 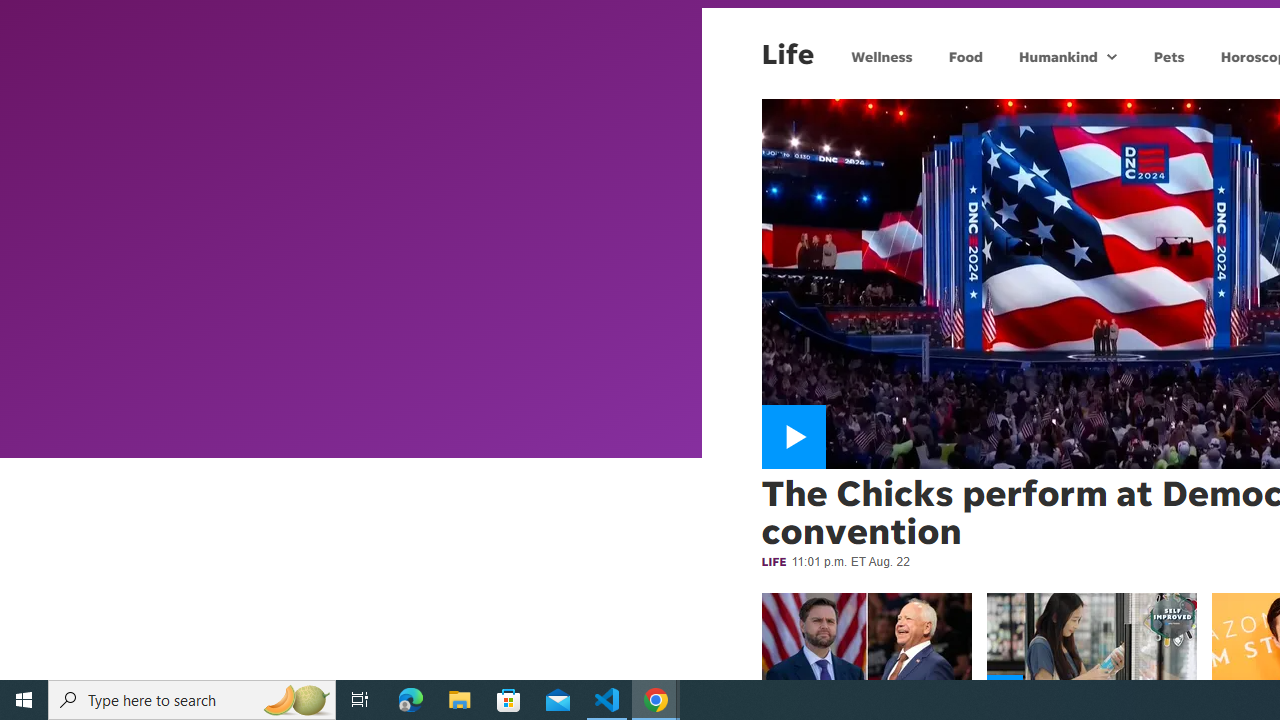 What do you see at coordinates (656, 698) in the screenshot?
I see `'Google Chrome - 2 running windows'` at bounding box center [656, 698].